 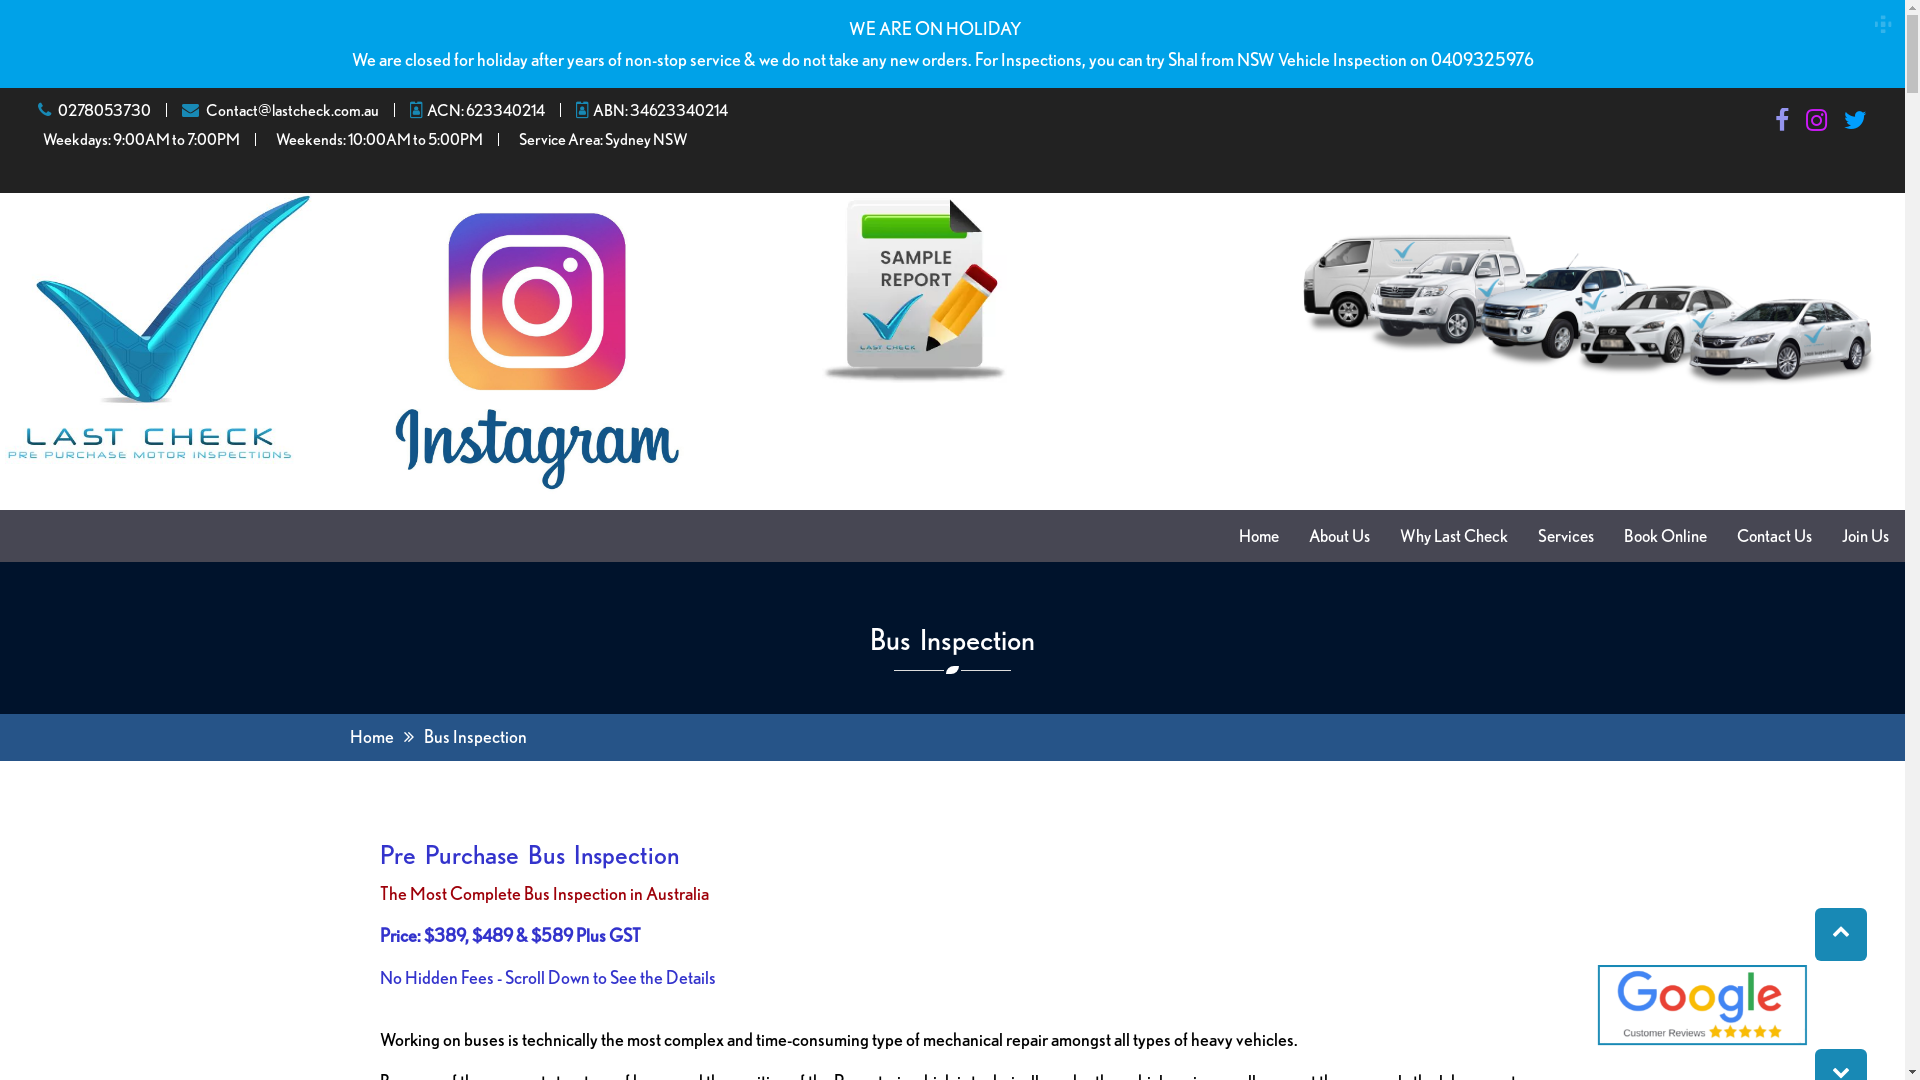 I want to click on 'Last Check Instagram Account', so click(x=536, y=350).